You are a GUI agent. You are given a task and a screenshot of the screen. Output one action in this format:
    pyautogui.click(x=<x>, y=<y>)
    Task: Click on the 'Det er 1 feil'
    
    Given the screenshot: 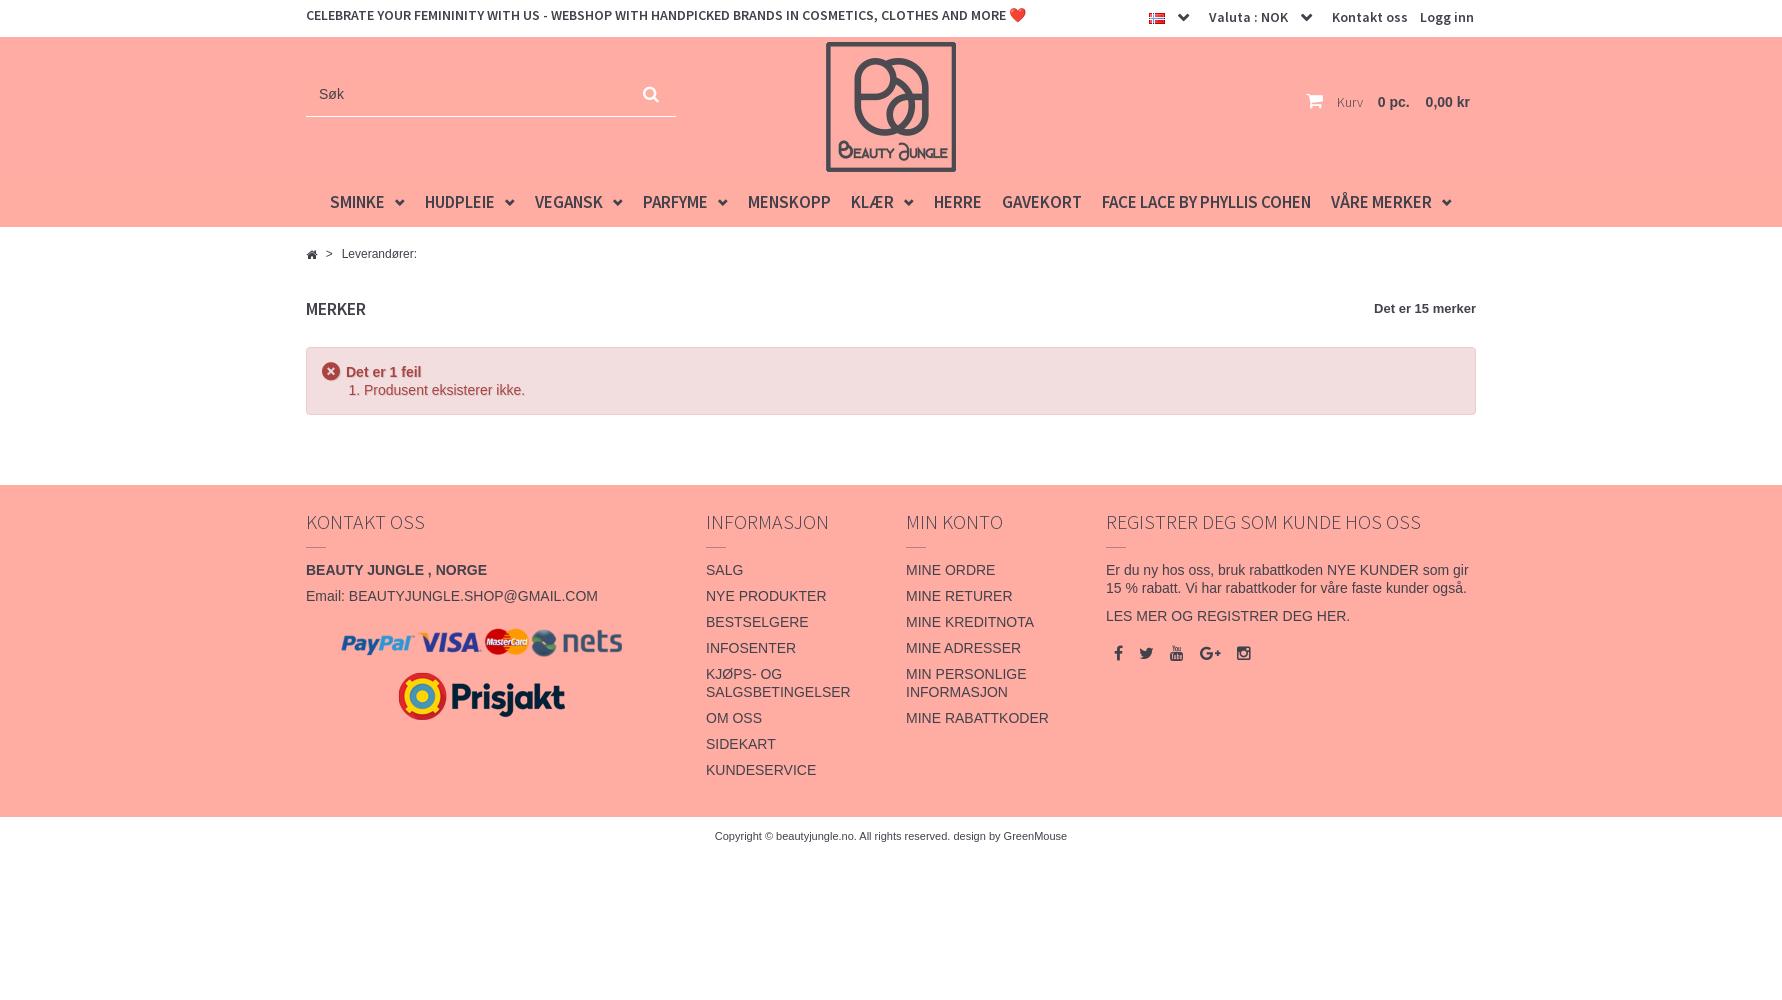 What is the action you would take?
    pyautogui.click(x=383, y=371)
    